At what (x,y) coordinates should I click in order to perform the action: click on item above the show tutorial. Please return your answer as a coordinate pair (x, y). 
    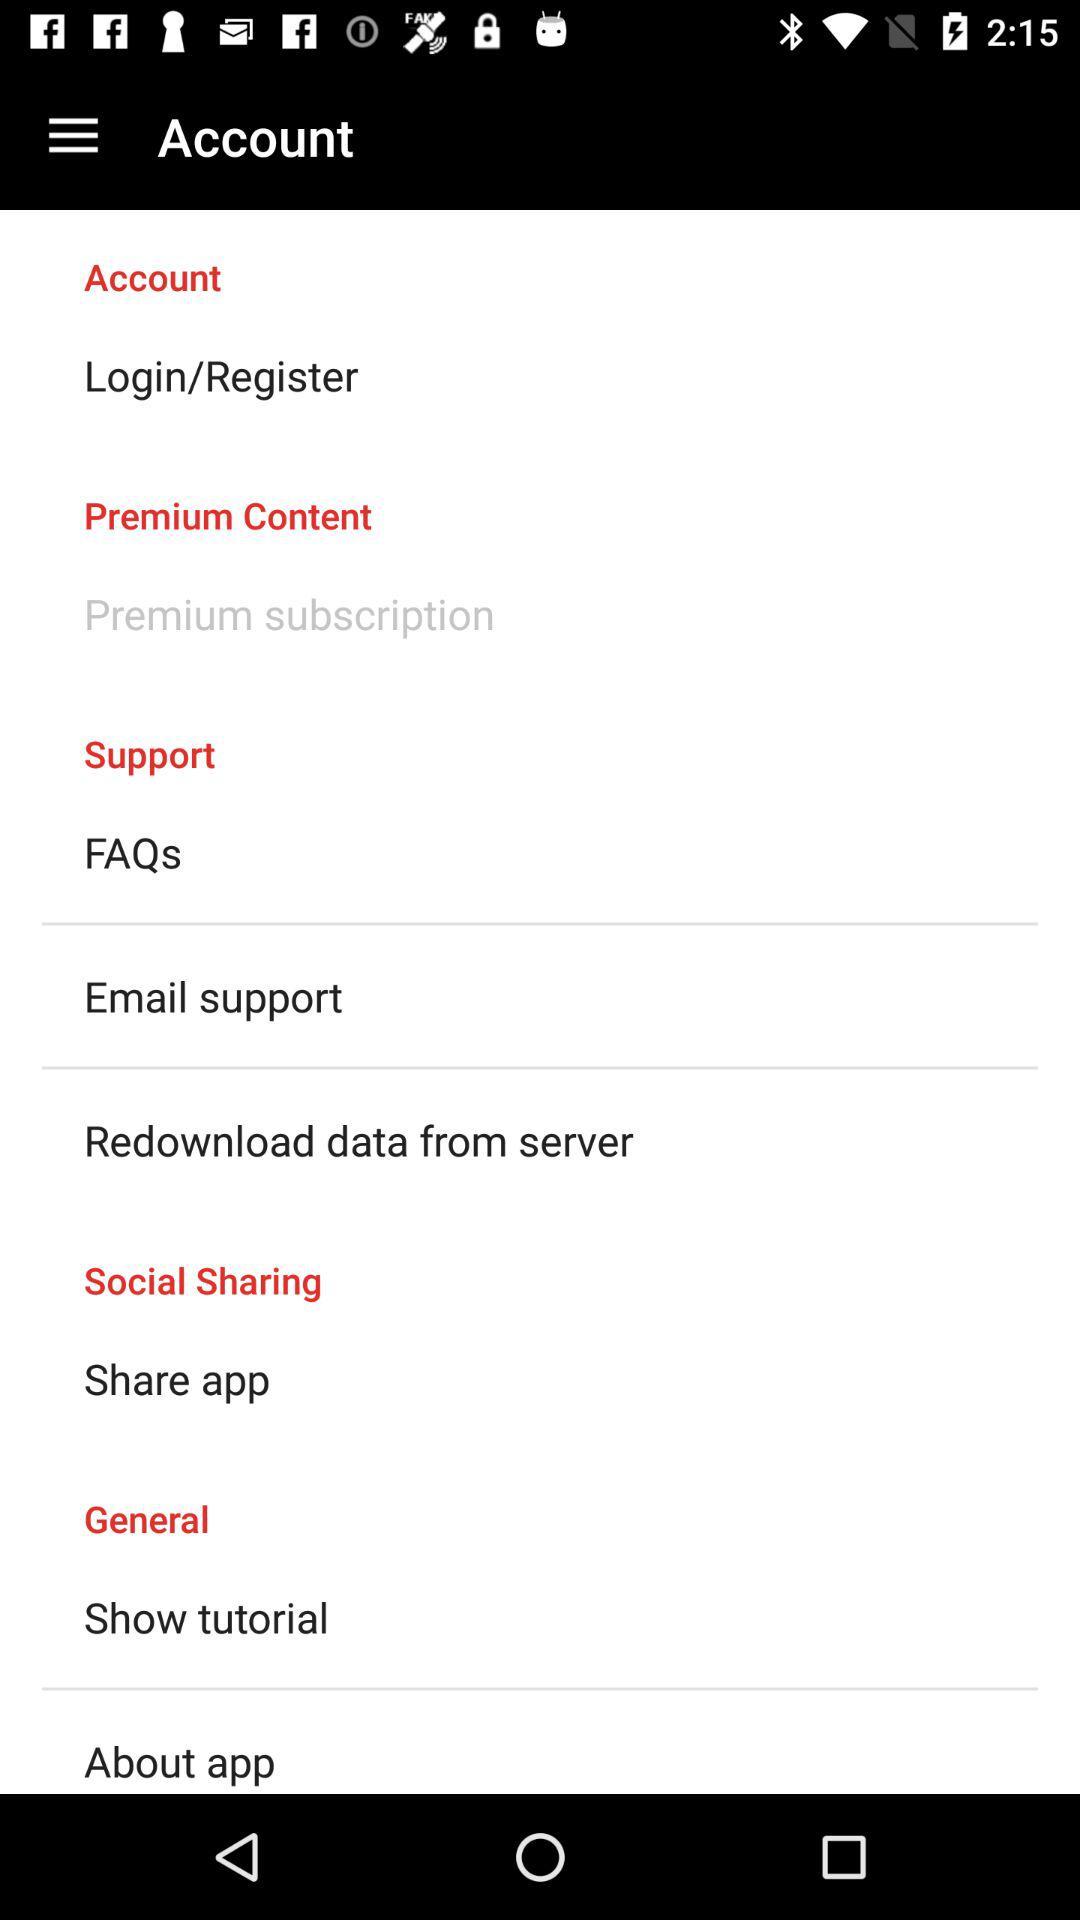
    Looking at the image, I should click on (540, 1497).